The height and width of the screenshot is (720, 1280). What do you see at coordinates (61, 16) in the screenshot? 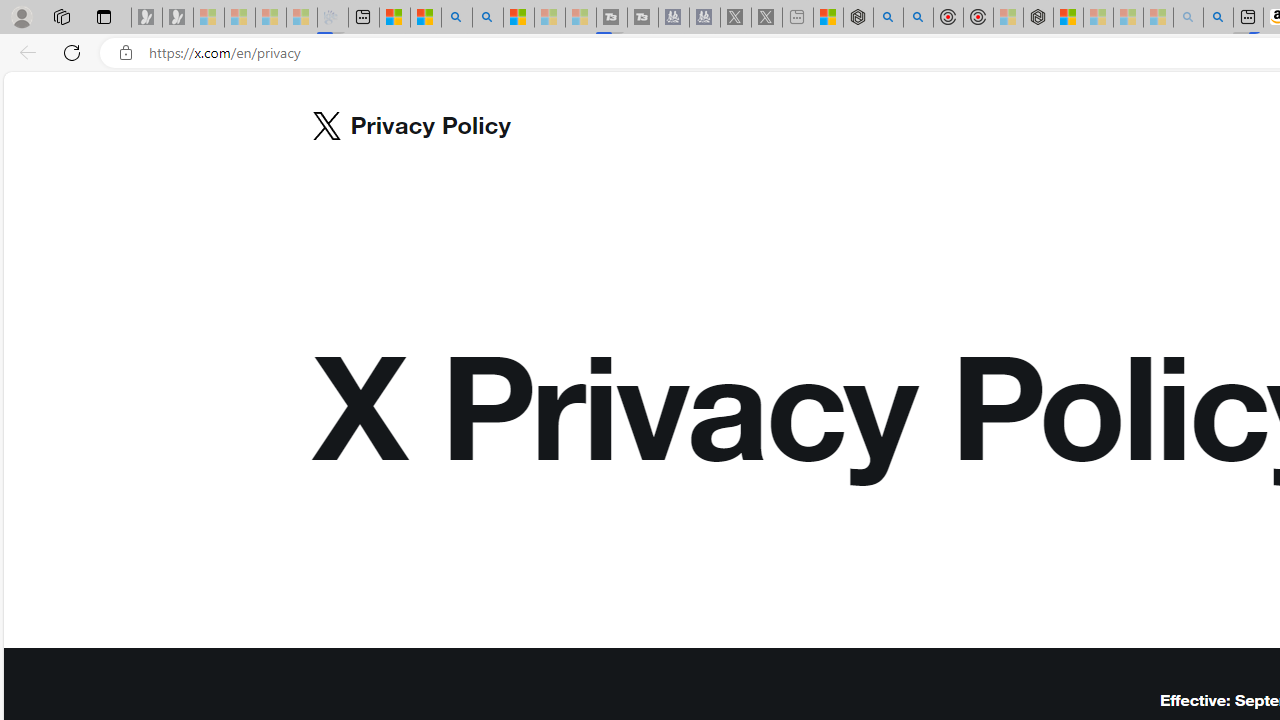
I see `'Workspaces'` at bounding box center [61, 16].